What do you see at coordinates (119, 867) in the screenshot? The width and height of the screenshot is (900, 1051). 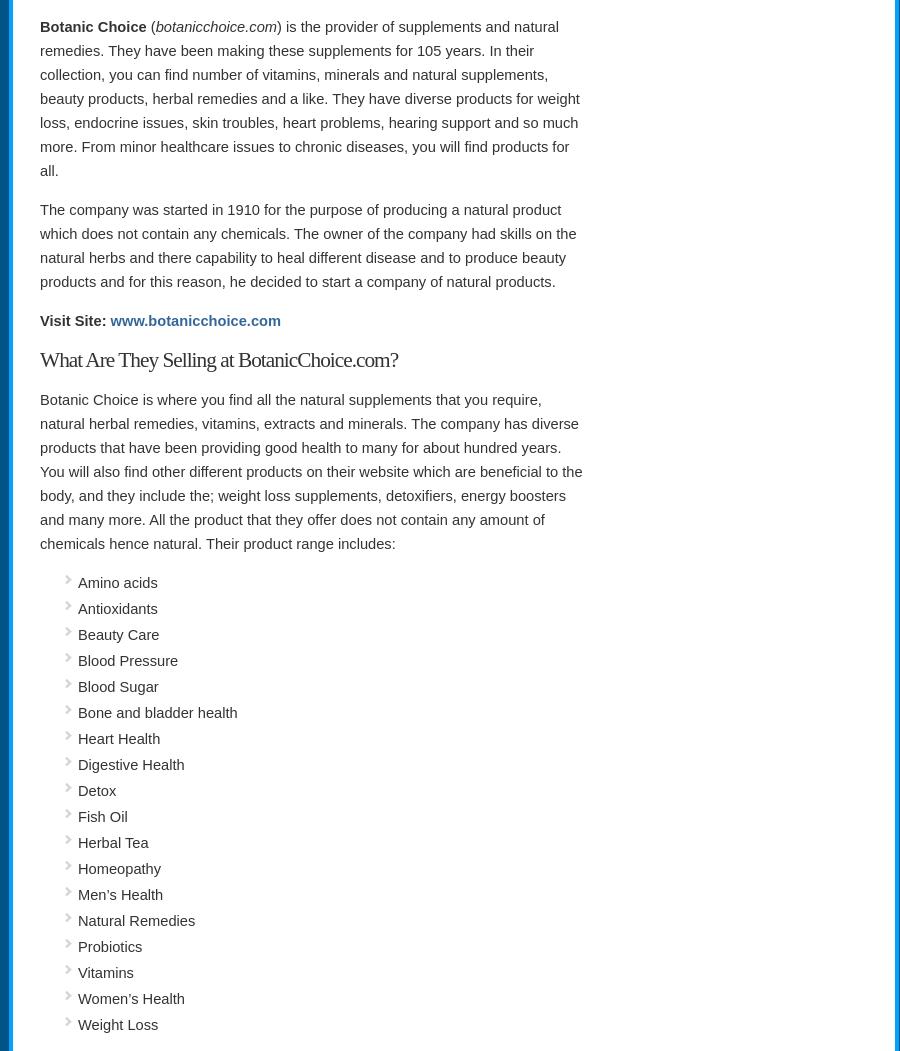 I see `'Homeopathy'` at bounding box center [119, 867].